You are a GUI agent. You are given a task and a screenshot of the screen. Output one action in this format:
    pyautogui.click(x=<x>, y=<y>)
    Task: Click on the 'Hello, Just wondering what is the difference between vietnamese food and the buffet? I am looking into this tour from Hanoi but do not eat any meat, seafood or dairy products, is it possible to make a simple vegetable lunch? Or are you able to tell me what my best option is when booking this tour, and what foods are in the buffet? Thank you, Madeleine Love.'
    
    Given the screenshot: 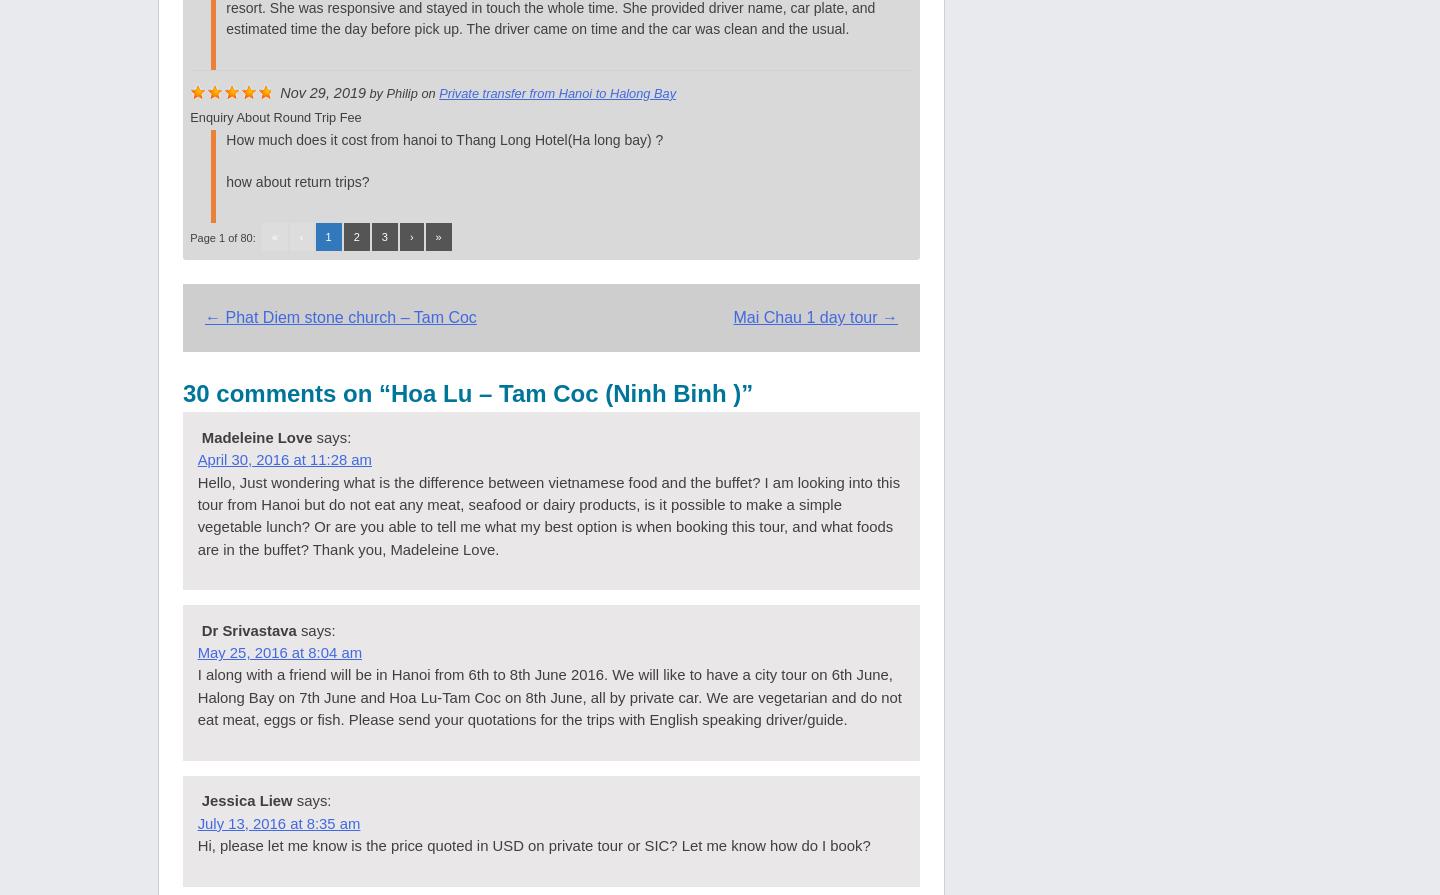 What is the action you would take?
    pyautogui.click(x=548, y=514)
    